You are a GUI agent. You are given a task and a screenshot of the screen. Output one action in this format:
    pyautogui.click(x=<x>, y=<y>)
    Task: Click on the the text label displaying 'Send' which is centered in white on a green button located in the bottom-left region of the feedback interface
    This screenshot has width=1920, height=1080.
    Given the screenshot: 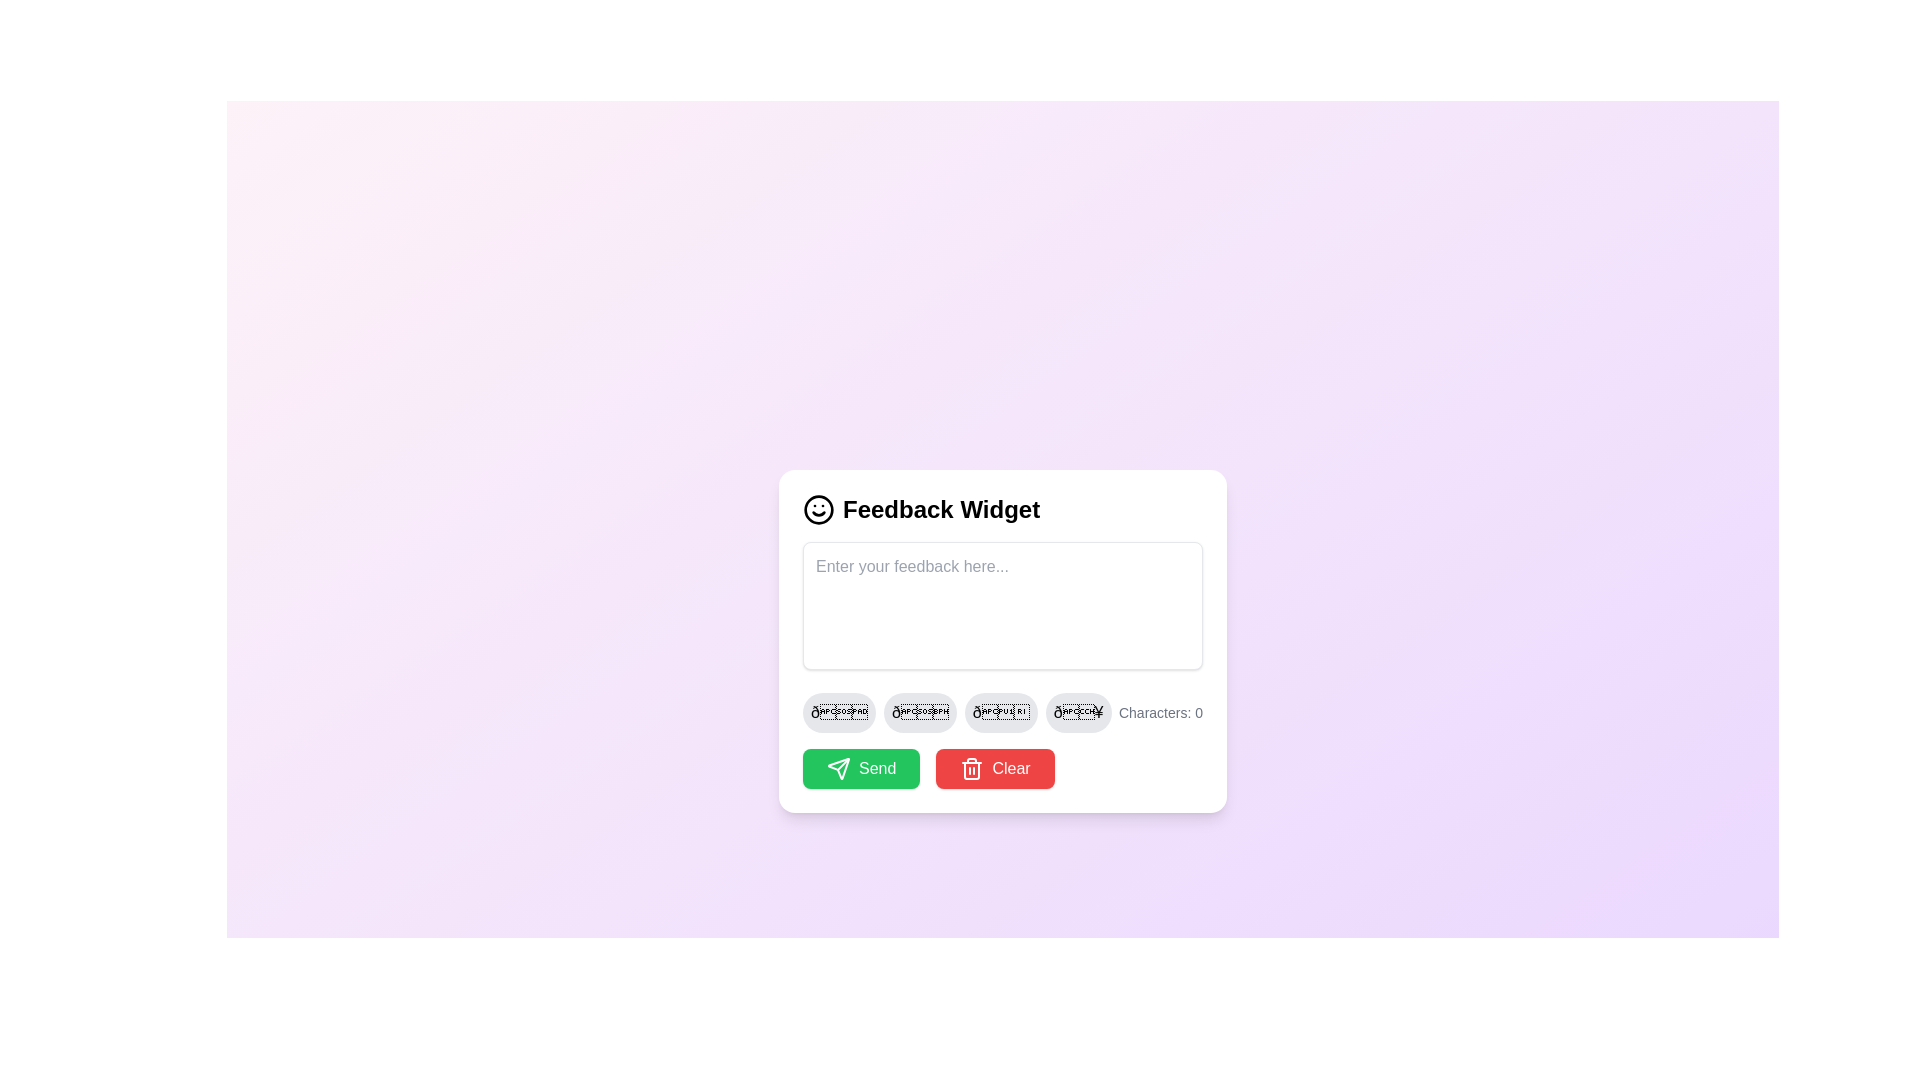 What is the action you would take?
    pyautogui.click(x=877, y=767)
    